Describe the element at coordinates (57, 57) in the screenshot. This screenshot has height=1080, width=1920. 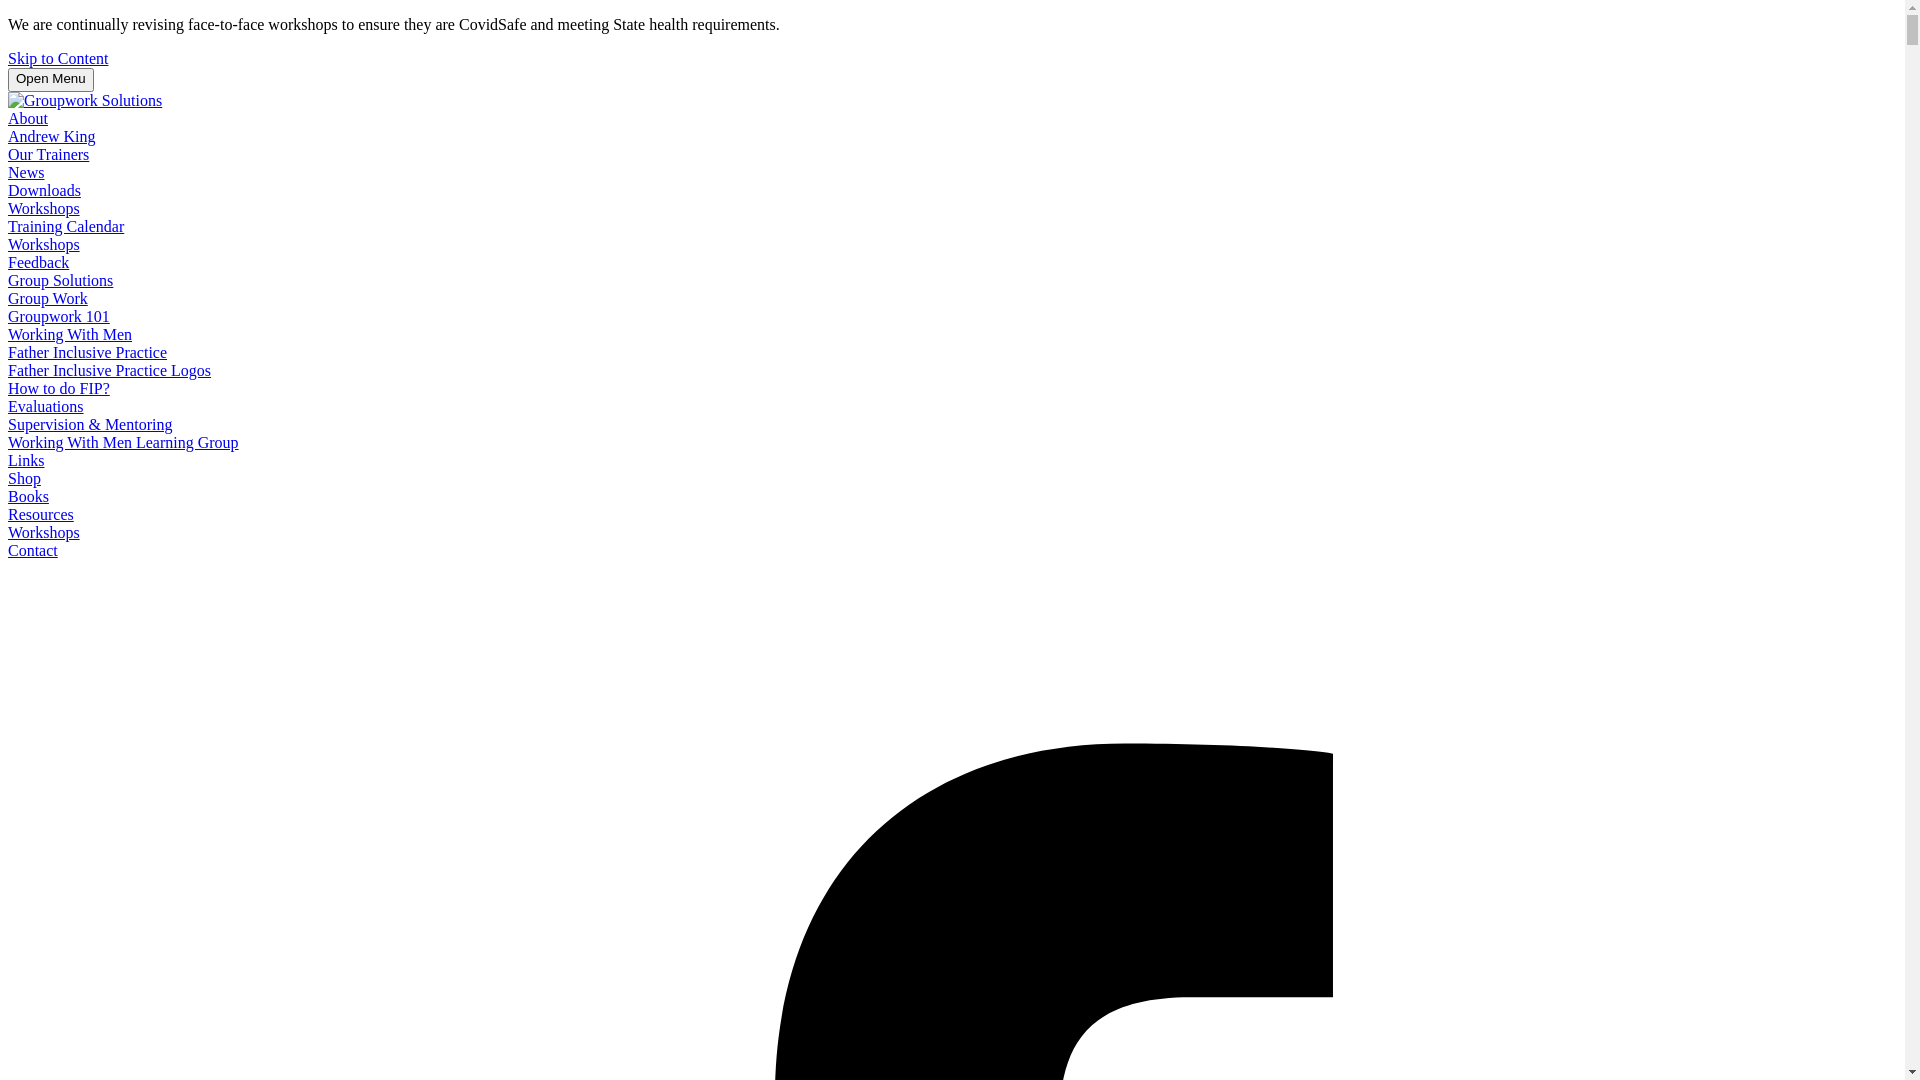
I see `'Skip to Content'` at that location.